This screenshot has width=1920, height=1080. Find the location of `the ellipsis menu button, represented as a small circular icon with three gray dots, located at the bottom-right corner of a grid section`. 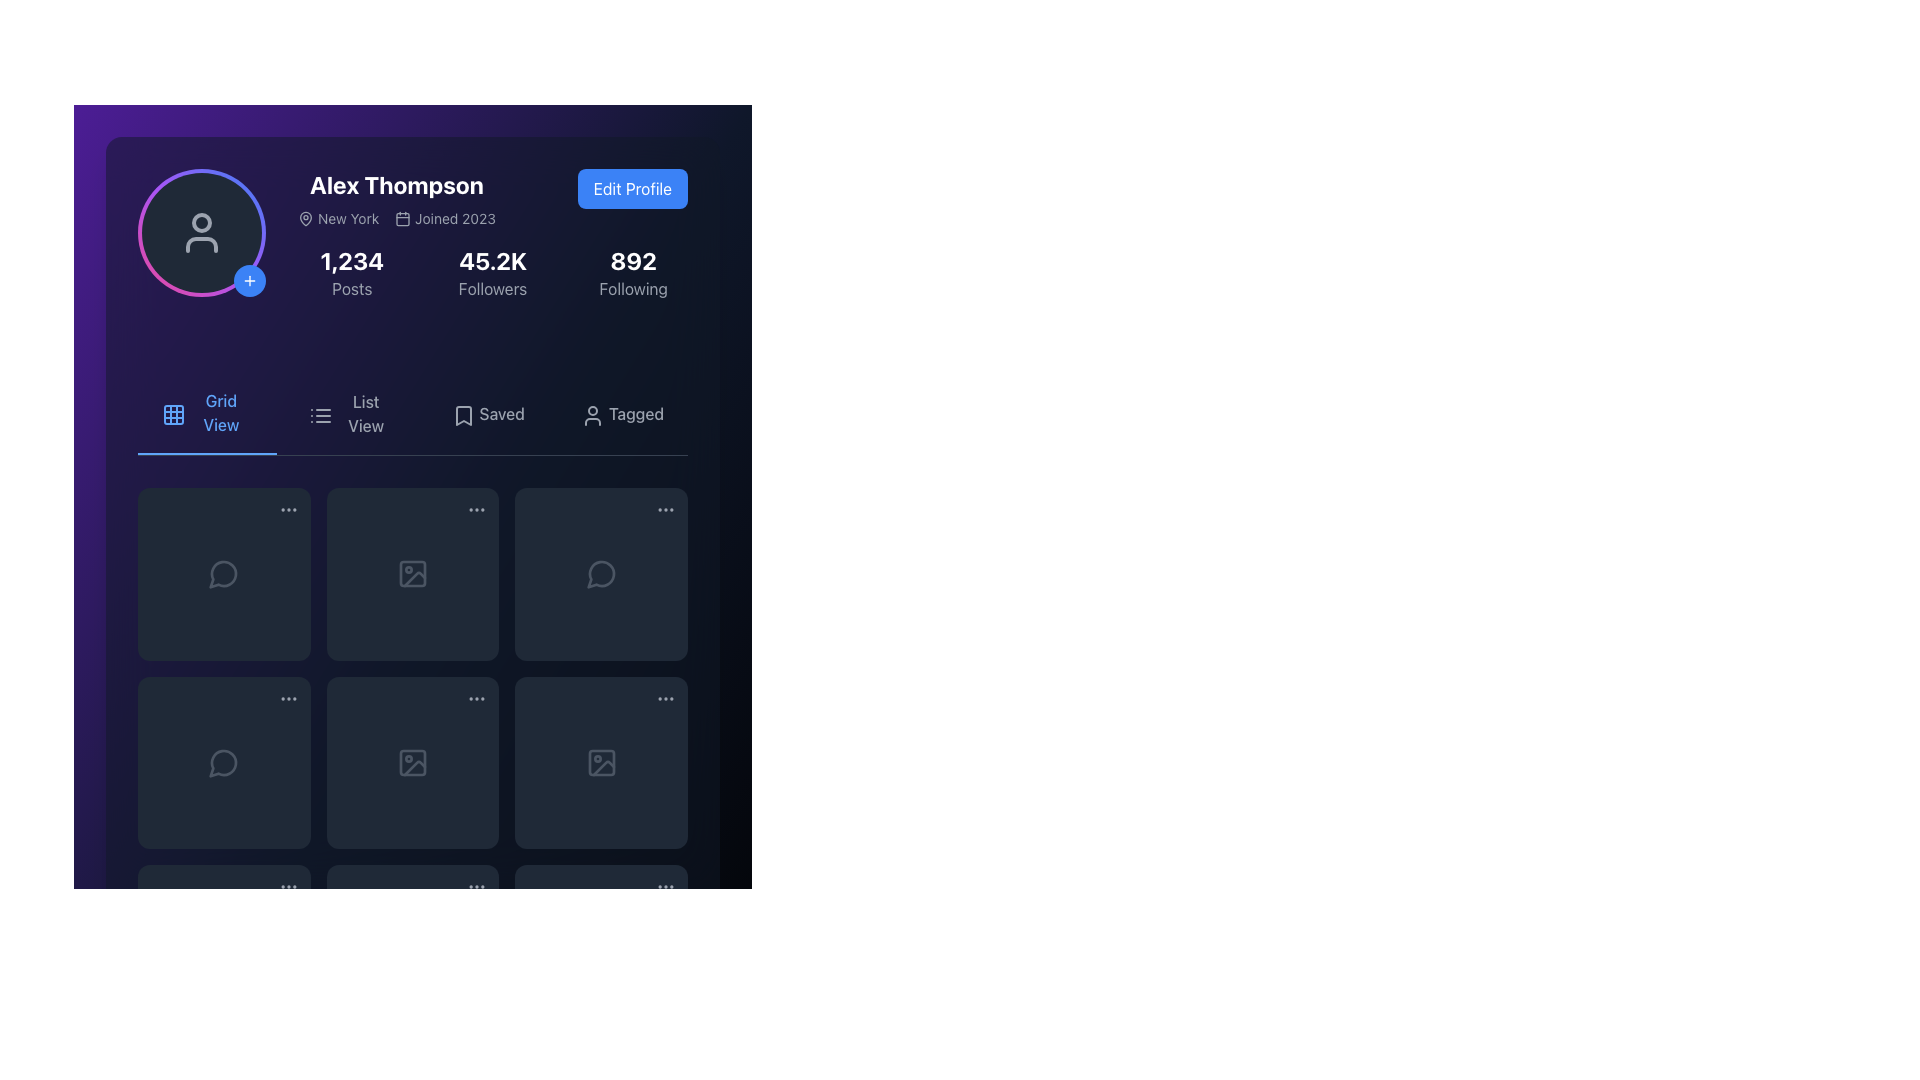

the ellipsis menu button, represented as a small circular icon with three gray dots, located at the bottom-right corner of a grid section is located at coordinates (287, 886).